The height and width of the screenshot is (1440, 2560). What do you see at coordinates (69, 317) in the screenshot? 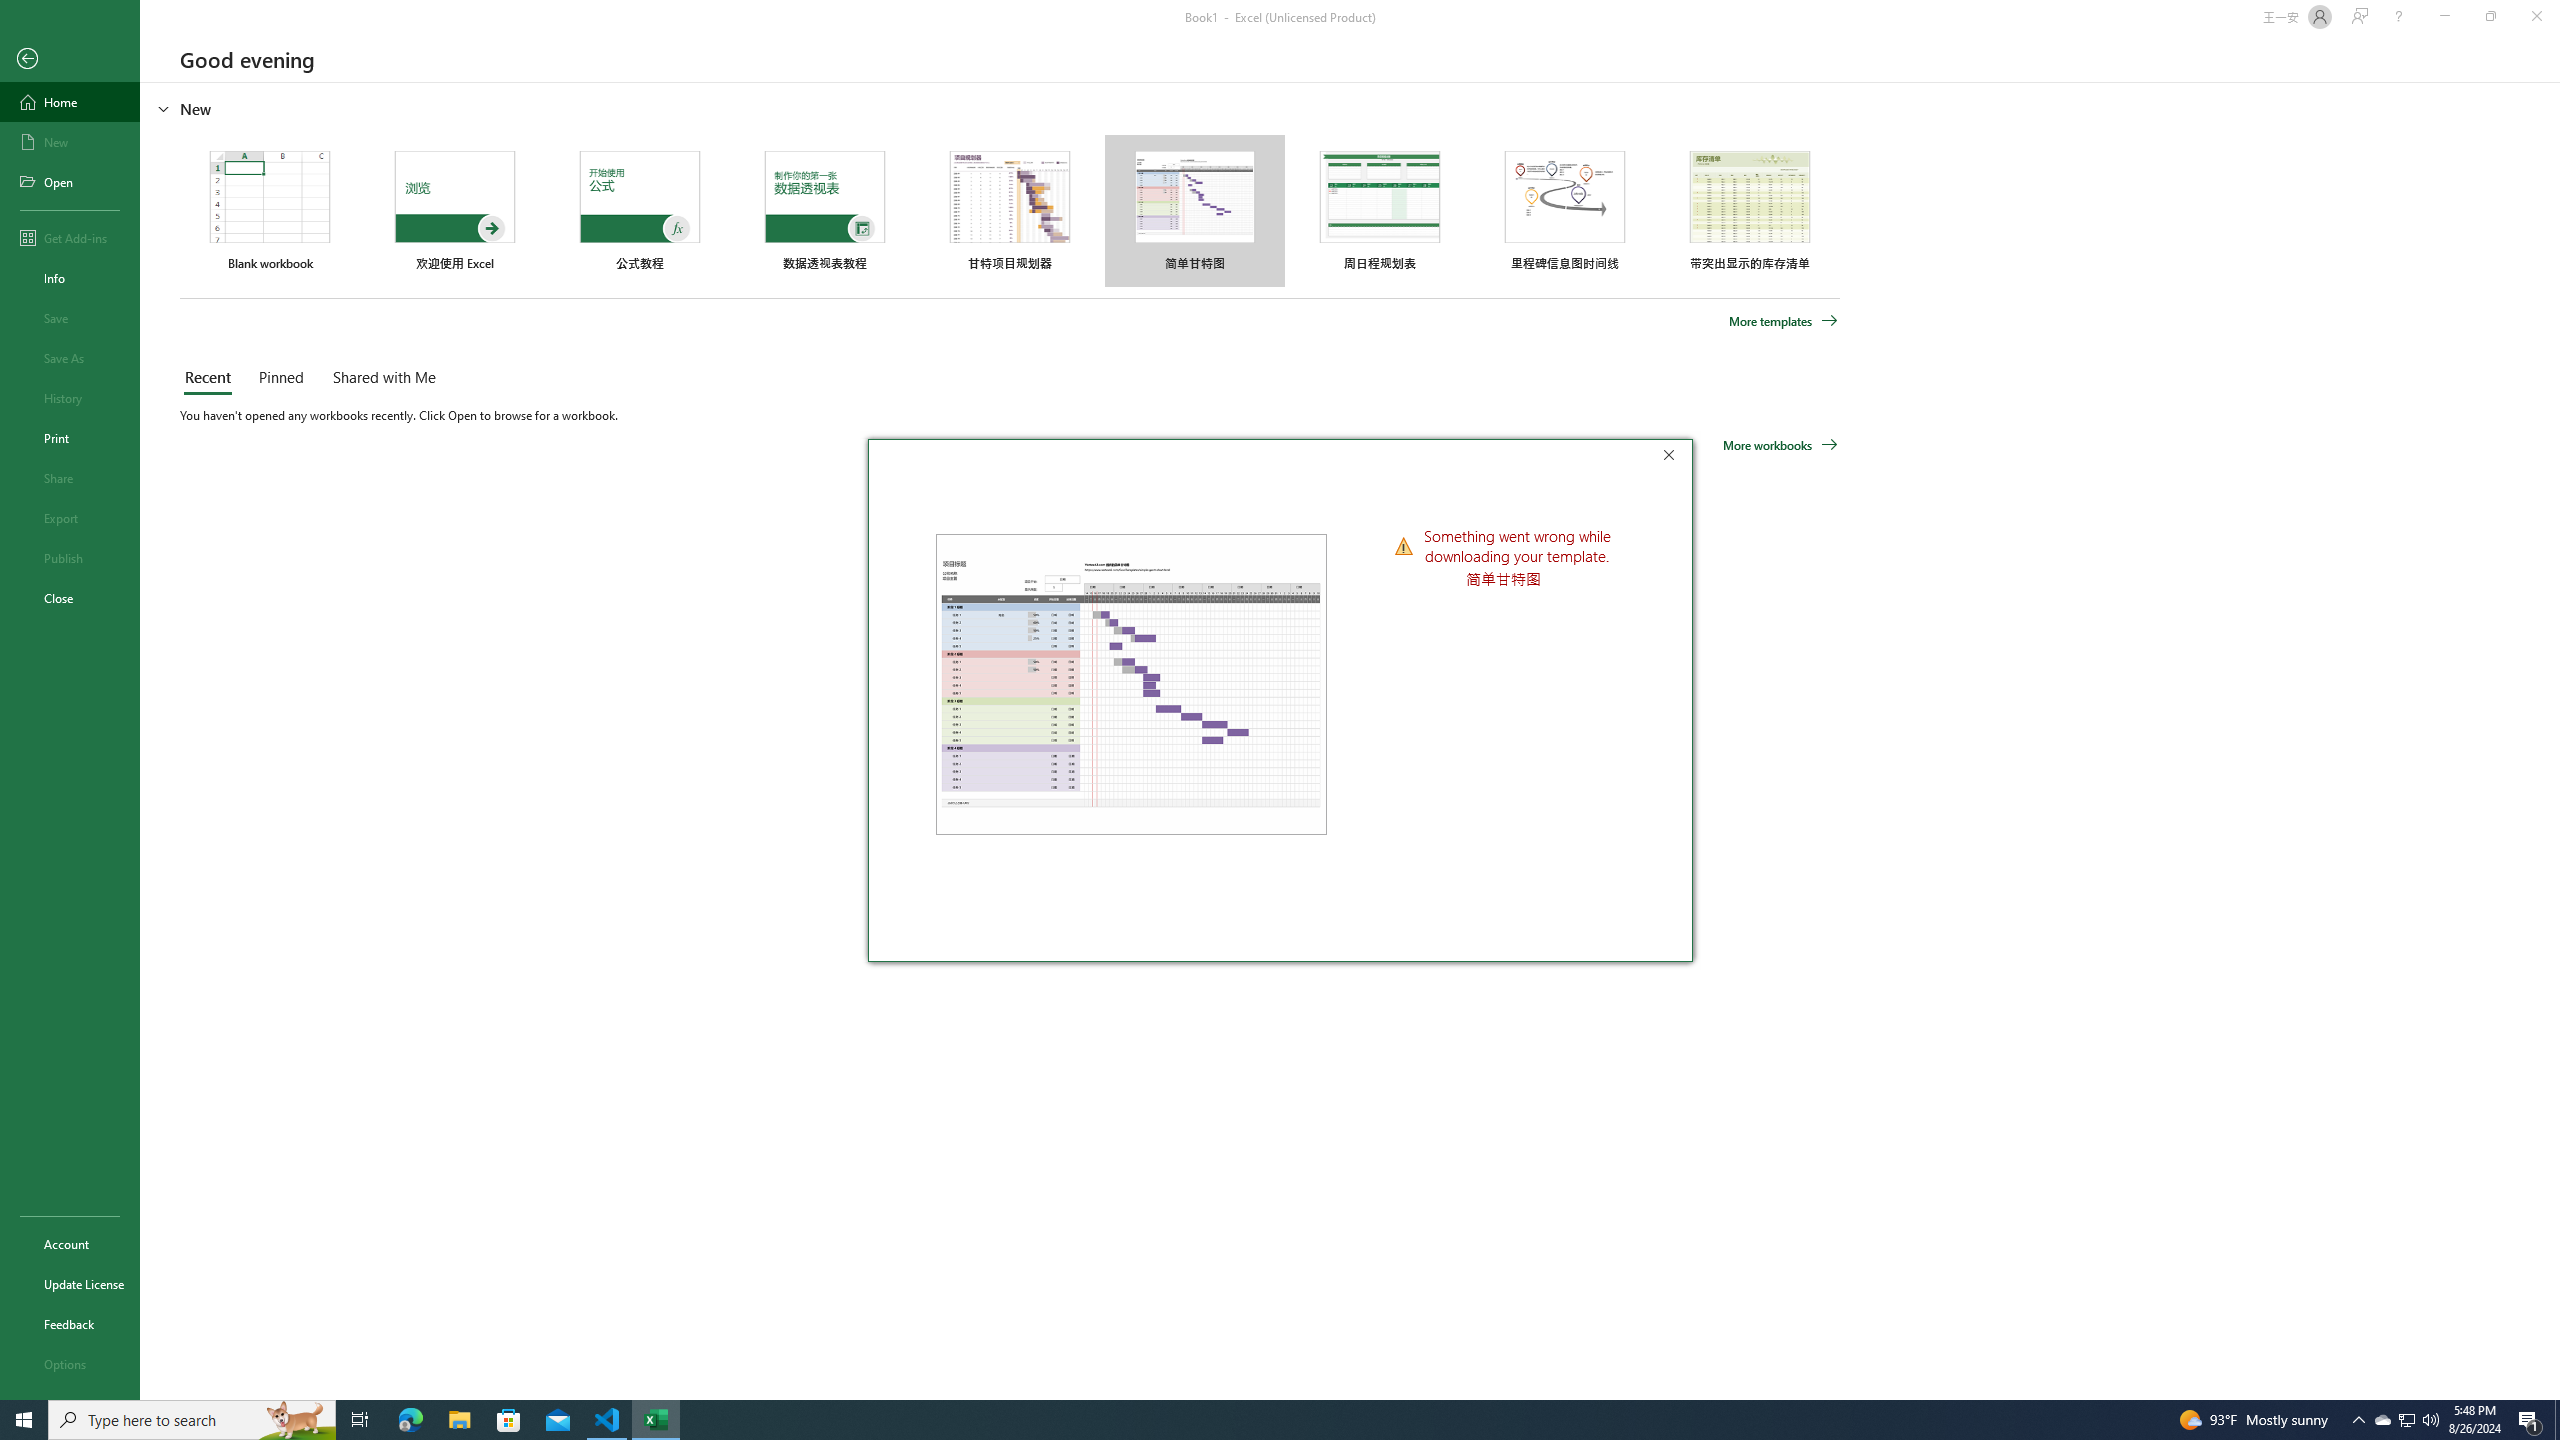
I see `'Save'` at bounding box center [69, 317].